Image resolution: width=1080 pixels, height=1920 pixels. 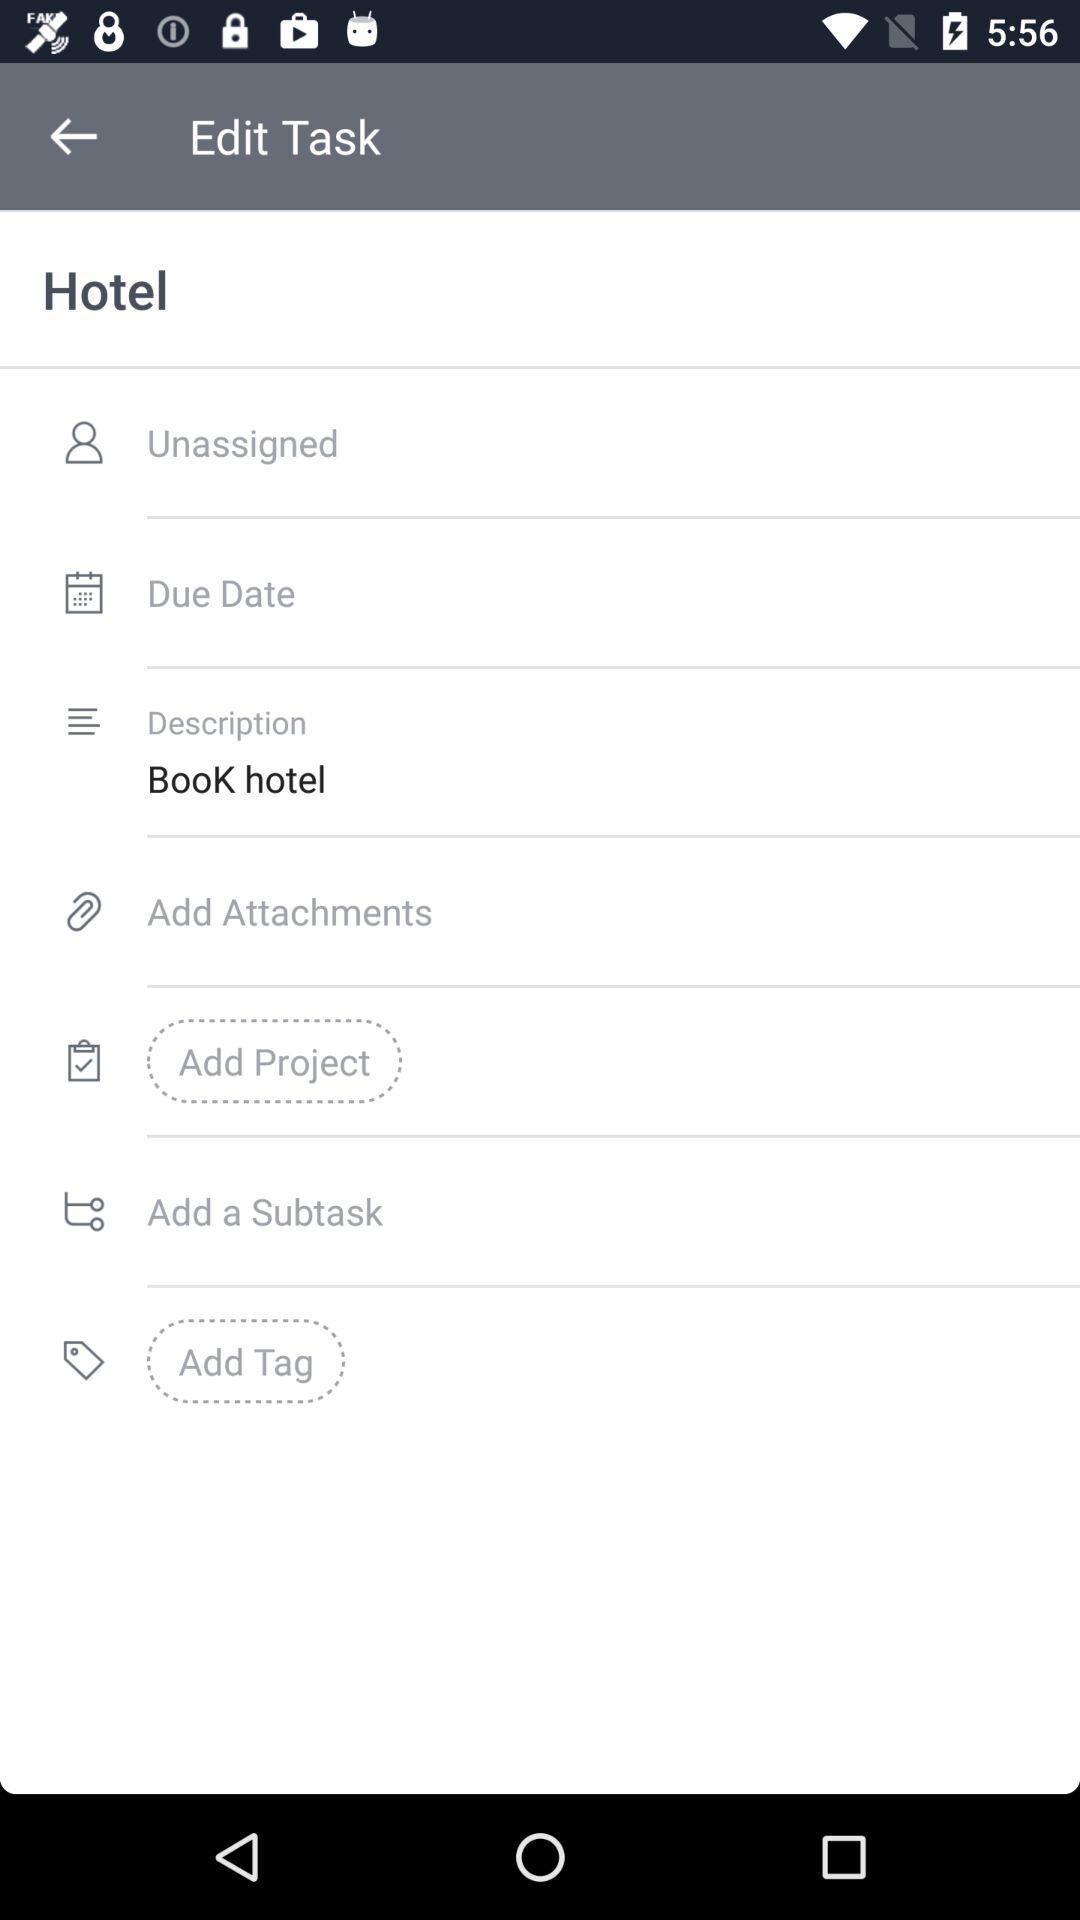 What do you see at coordinates (245, 1360) in the screenshot?
I see `the add tag` at bounding box center [245, 1360].